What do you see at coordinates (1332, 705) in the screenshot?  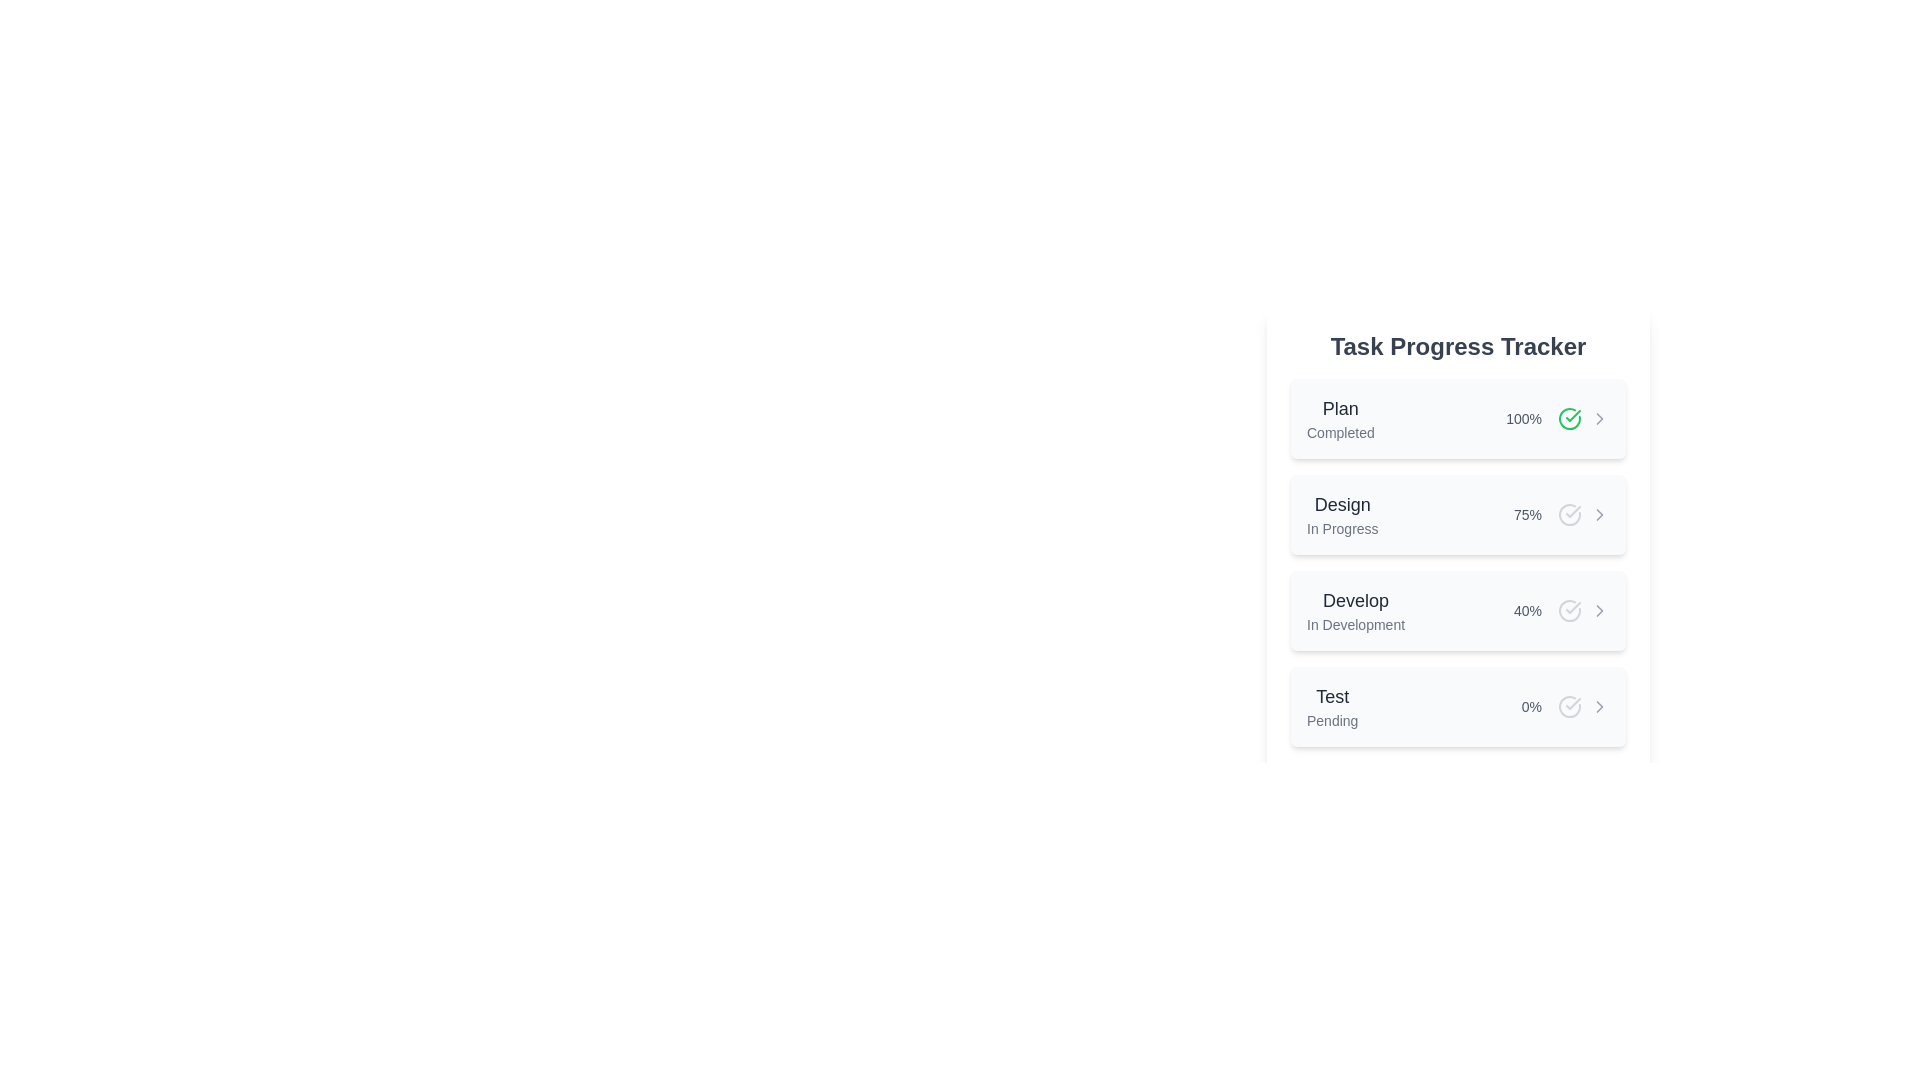 I see `the Text label group that displays 'Test' in bold and 'Pending' in gray, located in the fourth position of the task list section` at bounding box center [1332, 705].